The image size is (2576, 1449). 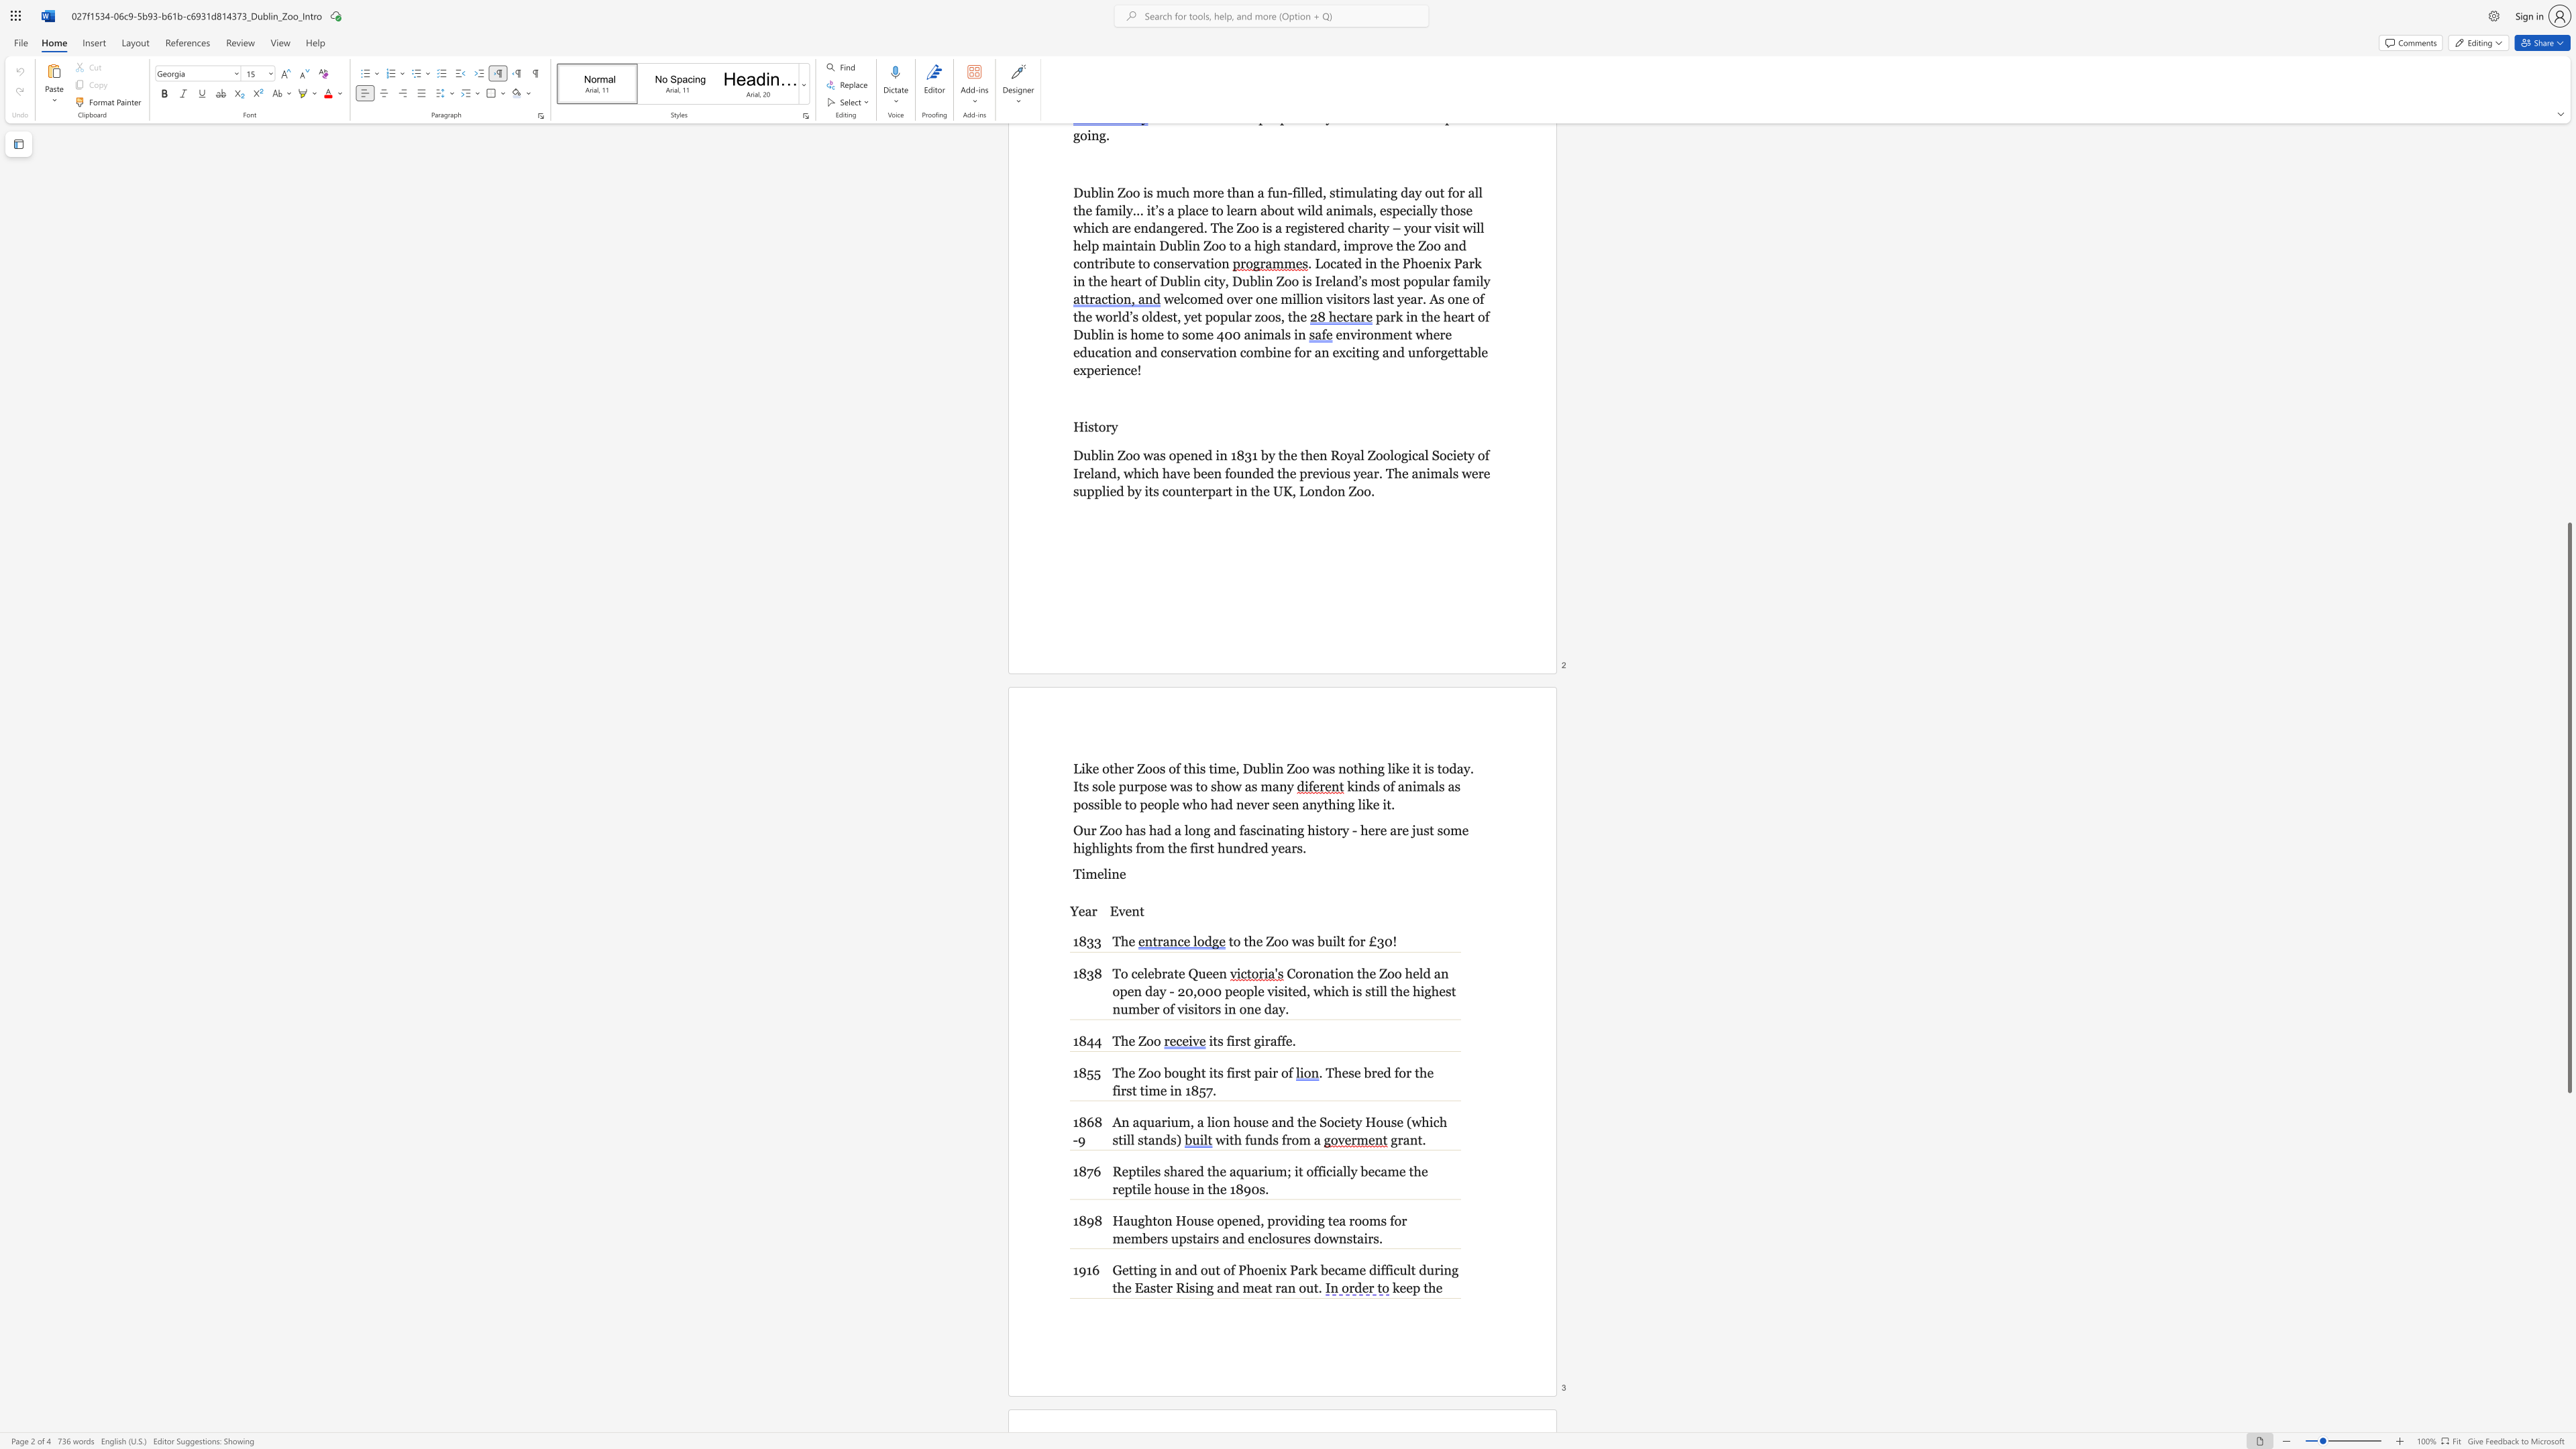 What do you see at coordinates (1177, 1121) in the screenshot?
I see `the subset text "m, a lion" within the text "An aquarium, a lion"` at bounding box center [1177, 1121].